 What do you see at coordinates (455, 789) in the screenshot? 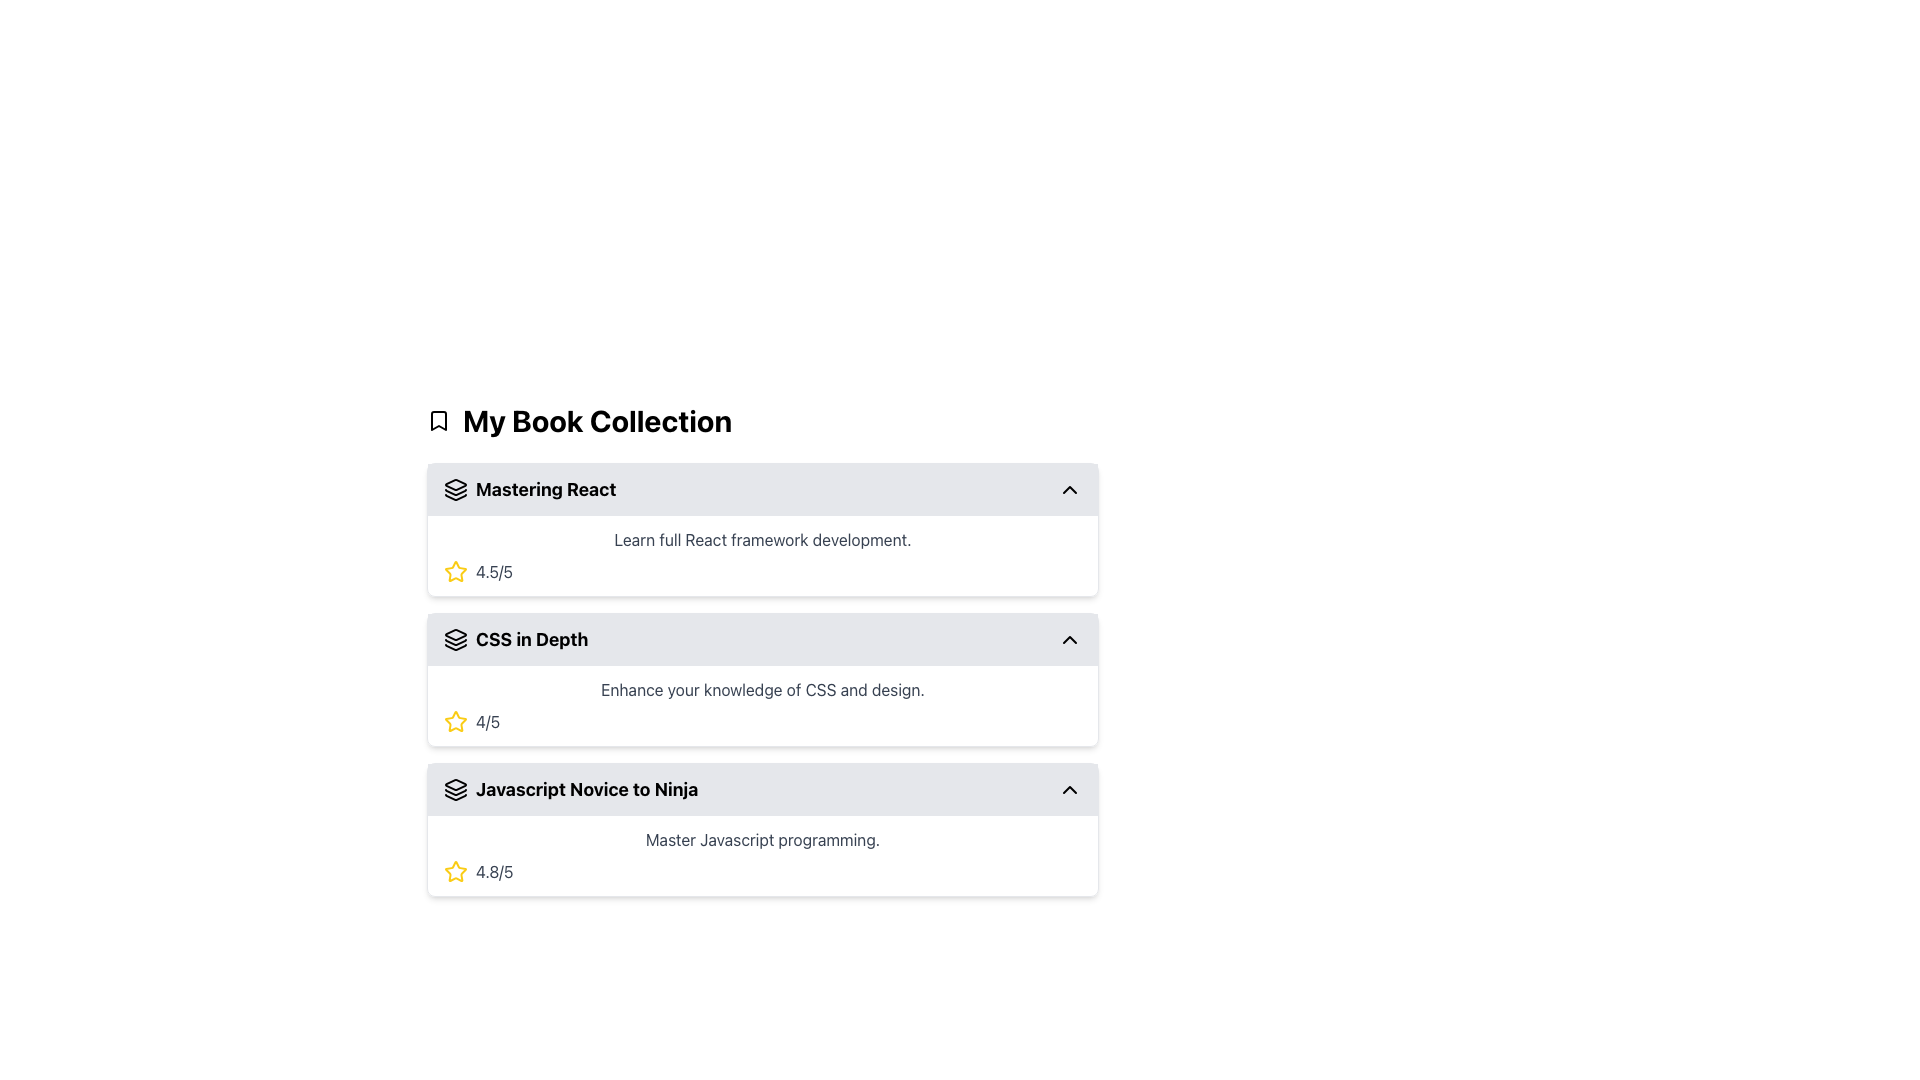
I see `the icon associated with the 'Javascript Novice to Ninja' book entry, which is located to the left of the text and centered vertically within its row` at bounding box center [455, 789].